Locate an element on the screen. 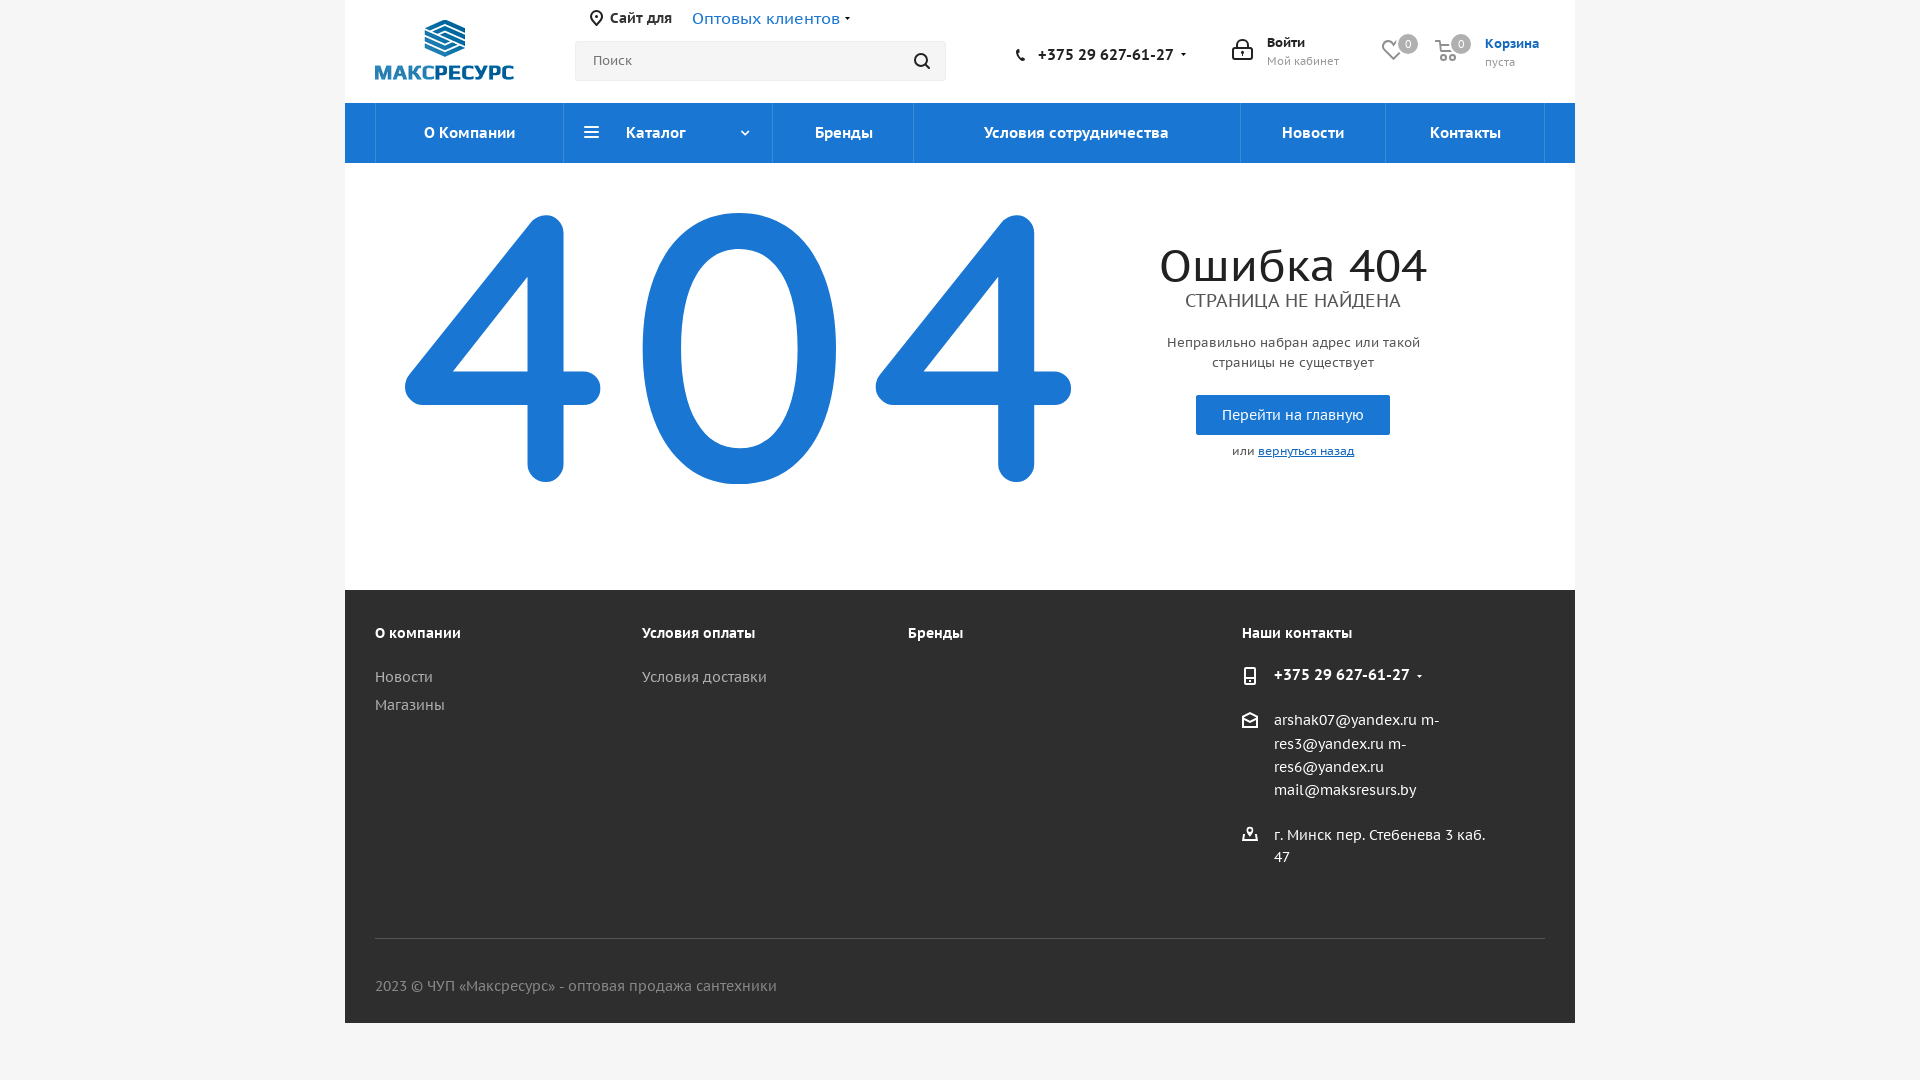 This screenshot has width=1920, height=1080. 'mail@maksresurs.by' is located at coordinates (1344, 789).